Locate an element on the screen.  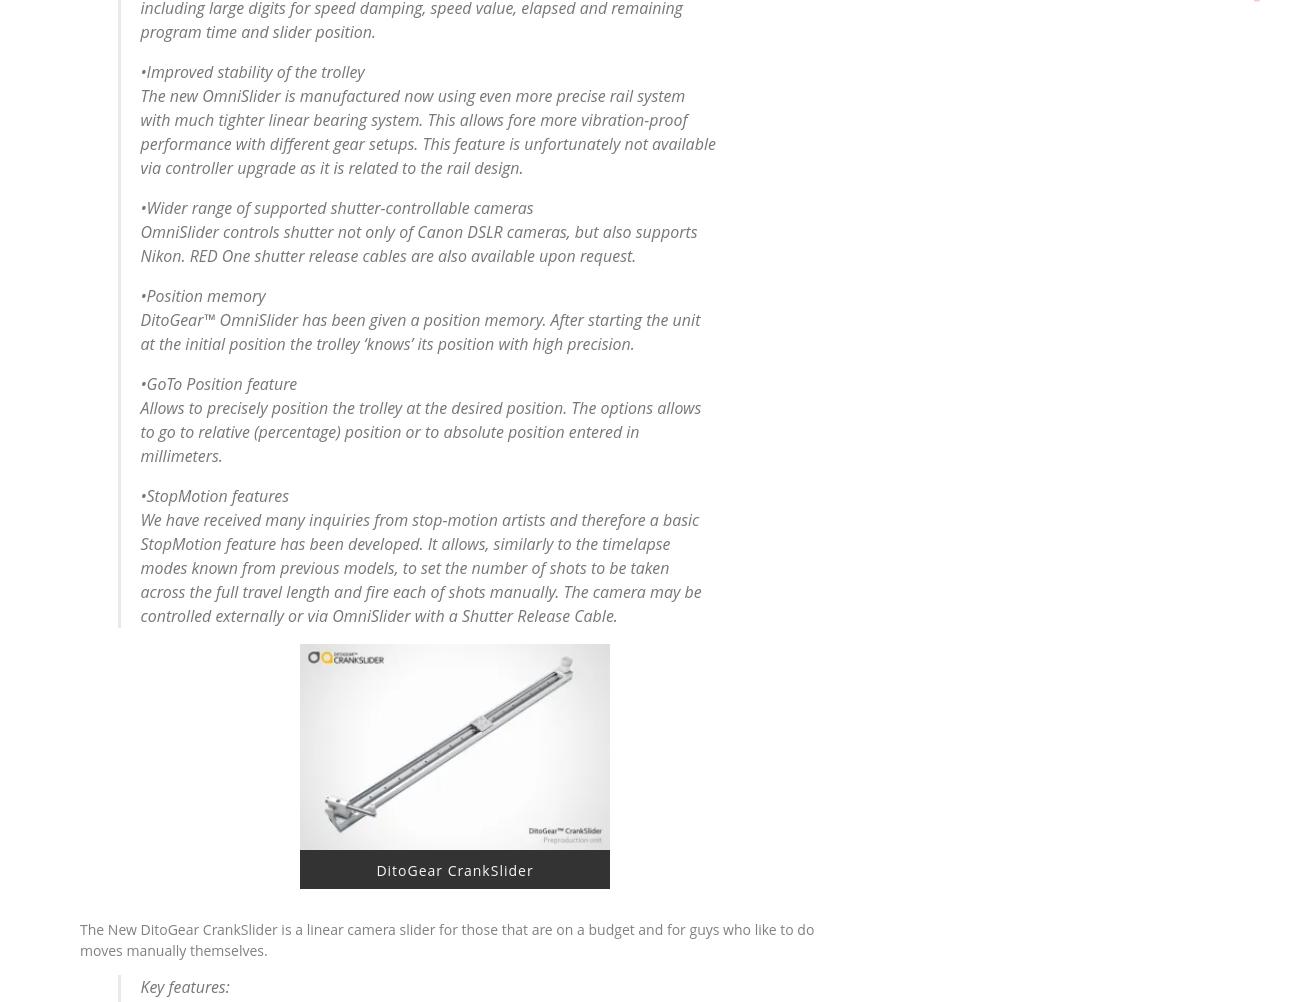
'•GoTo Position feature' is located at coordinates (217, 383).